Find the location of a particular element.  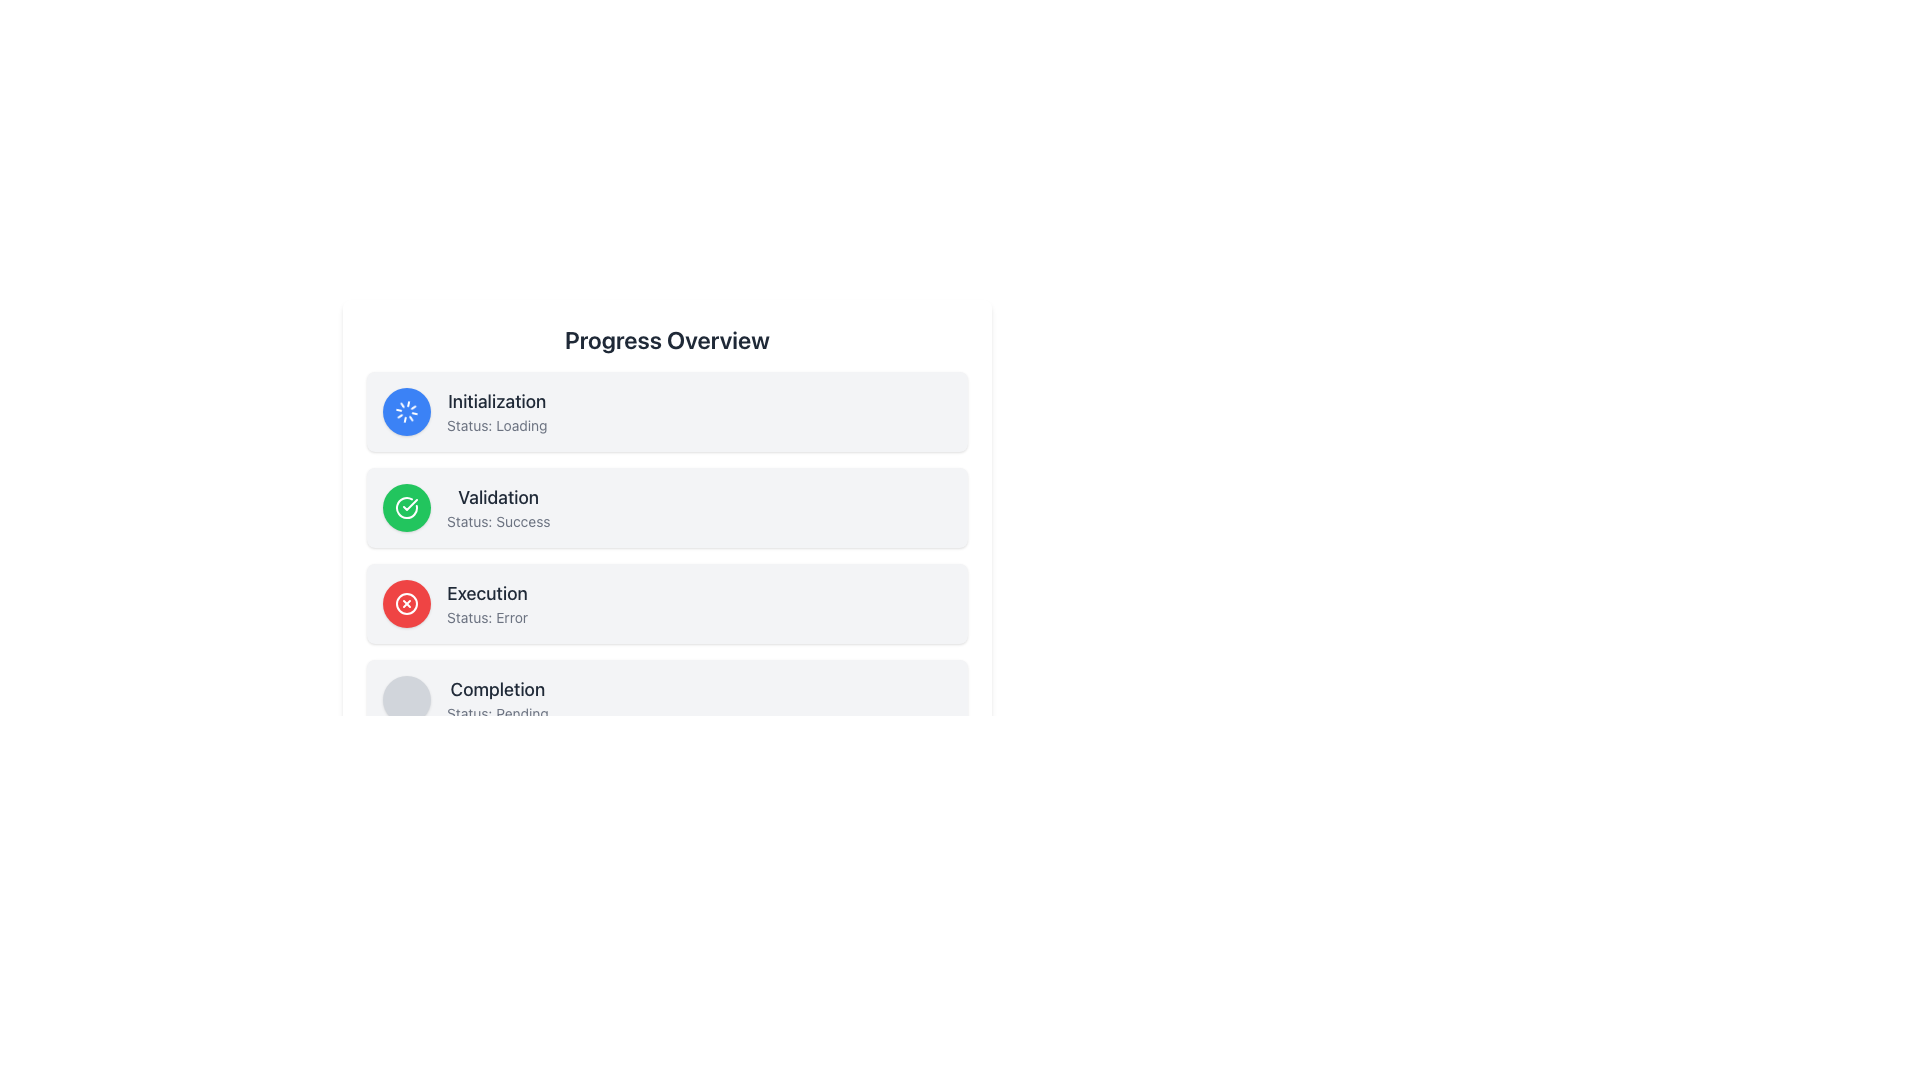

the header text label for the status information labeled 'Execution', which is positioned above the smaller text 'Status: Error' is located at coordinates (487, 593).